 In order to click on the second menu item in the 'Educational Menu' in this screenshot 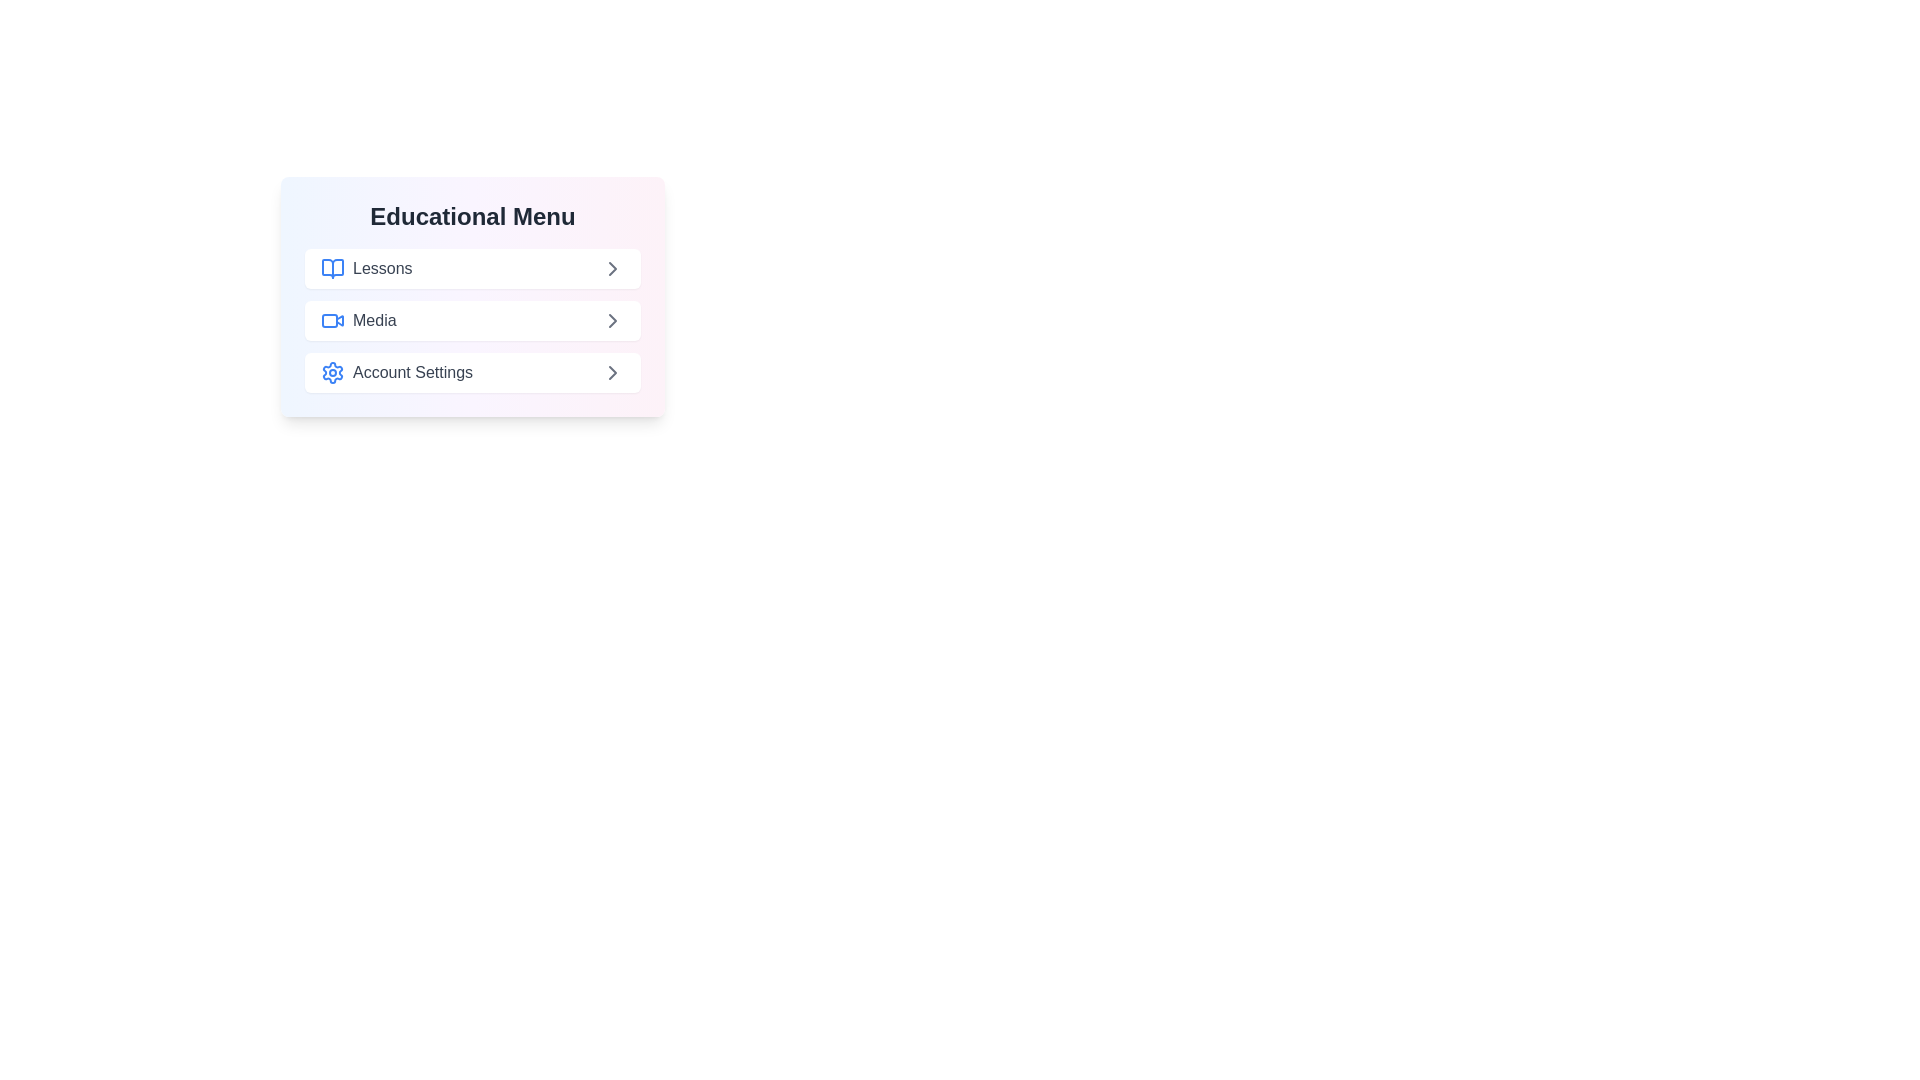, I will do `click(358, 319)`.